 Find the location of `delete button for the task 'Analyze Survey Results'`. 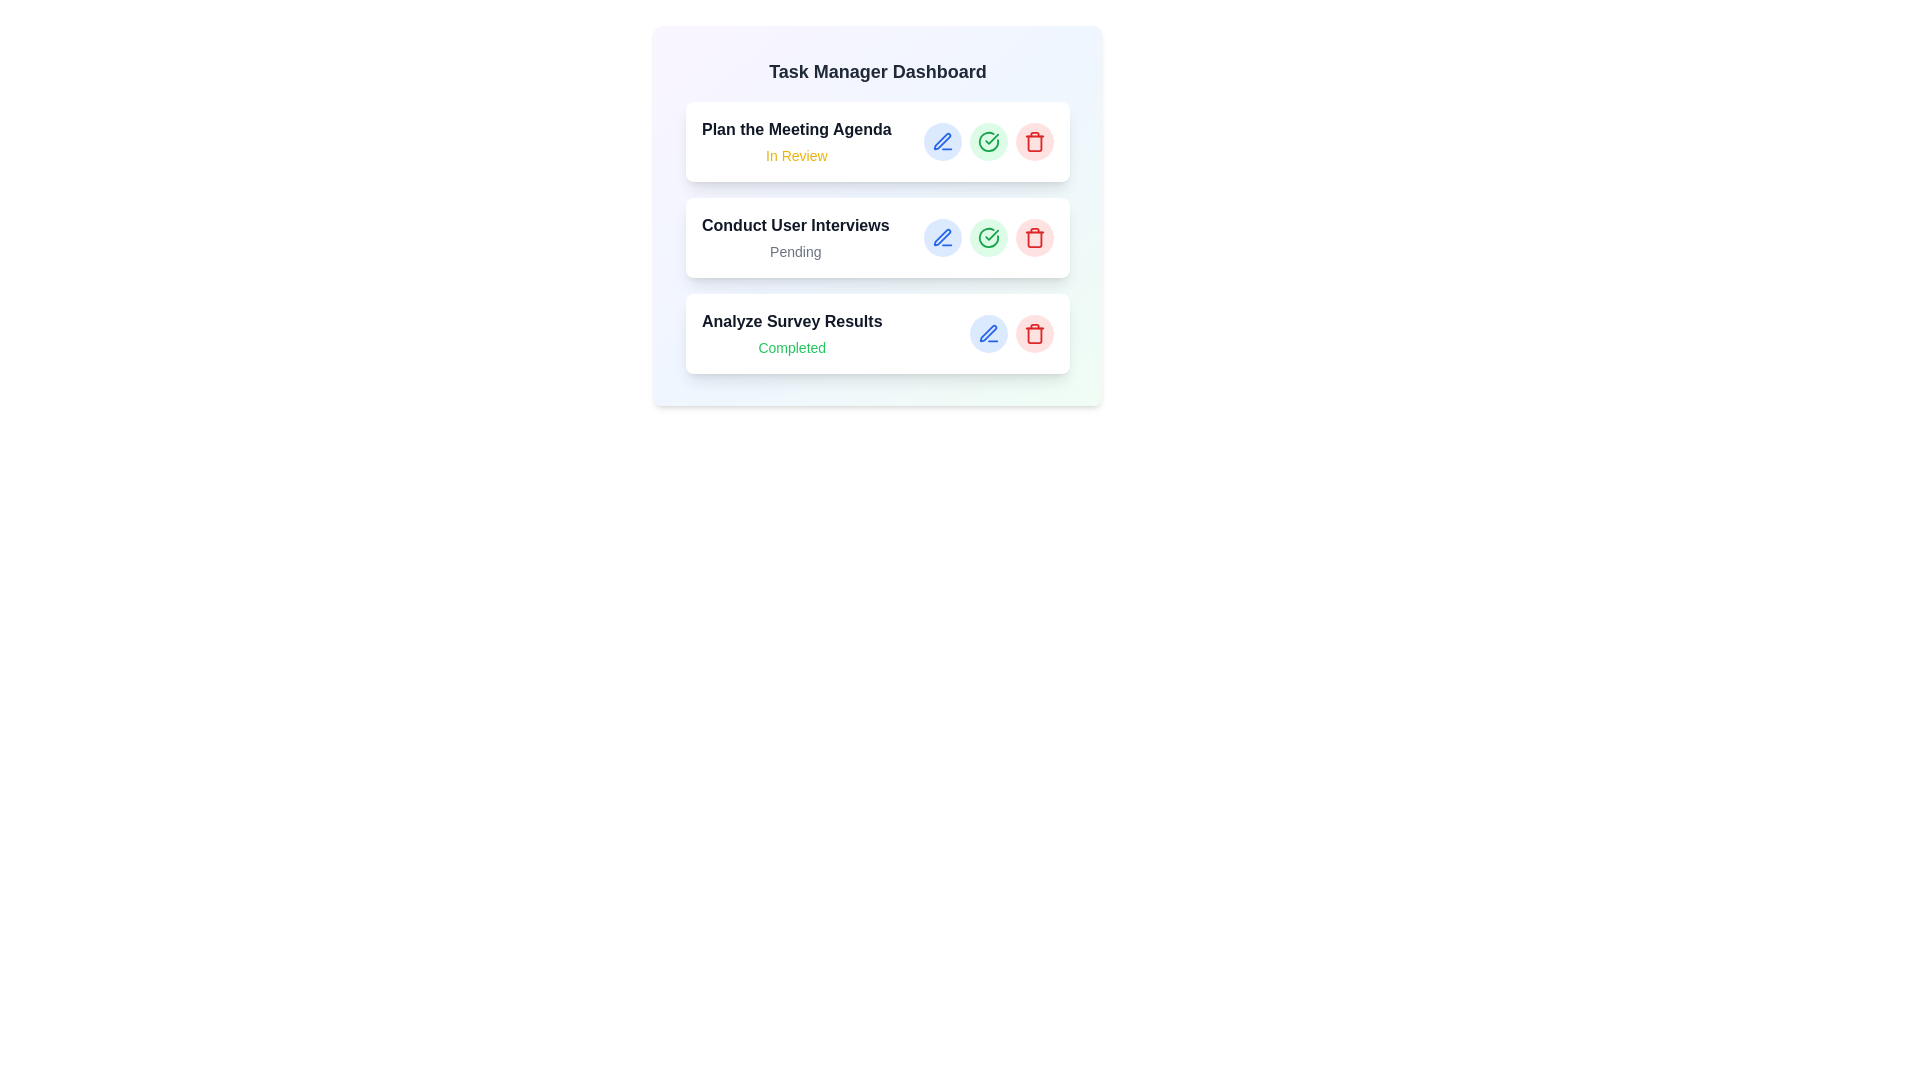

delete button for the task 'Analyze Survey Results' is located at coordinates (1035, 333).